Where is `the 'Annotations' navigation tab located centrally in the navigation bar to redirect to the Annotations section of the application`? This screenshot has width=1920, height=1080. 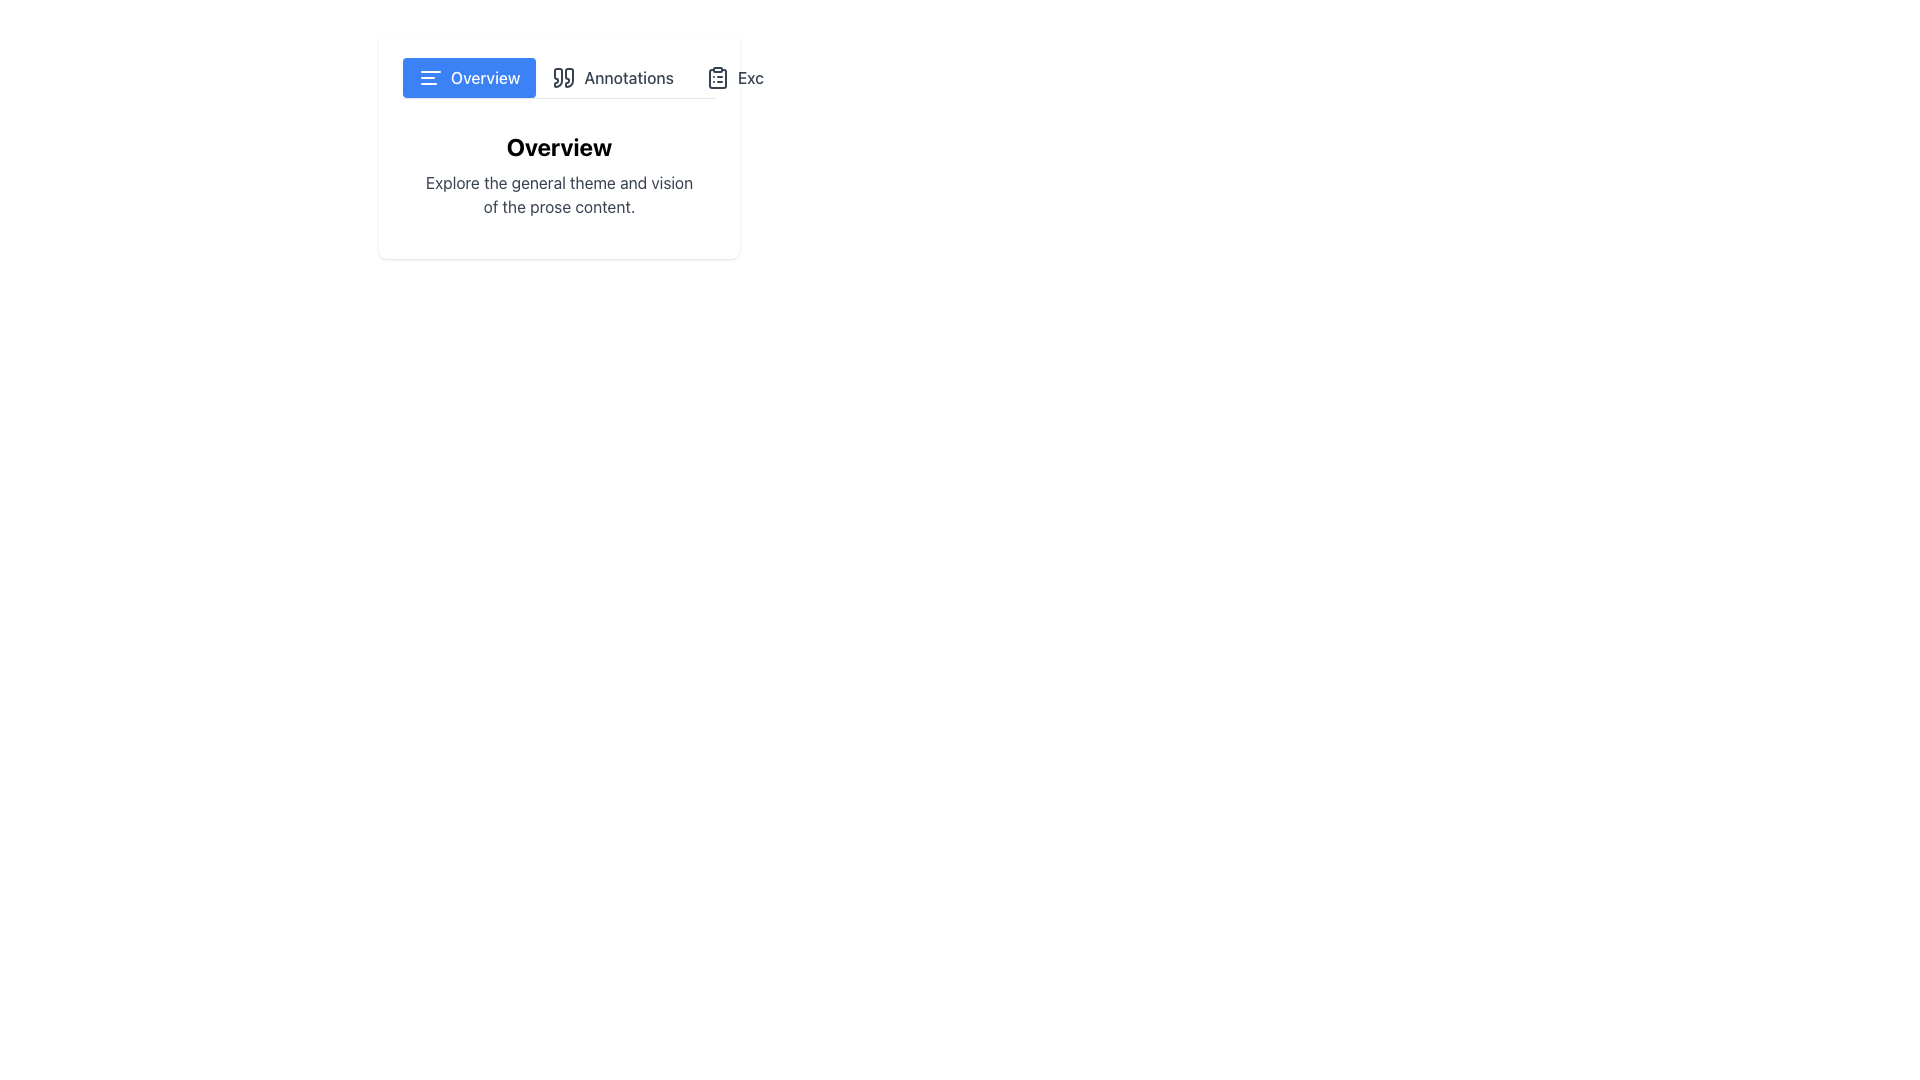 the 'Annotations' navigation tab located centrally in the navigation bar to redirect to the Annotations section of the application is located at coordinates (612, 76).